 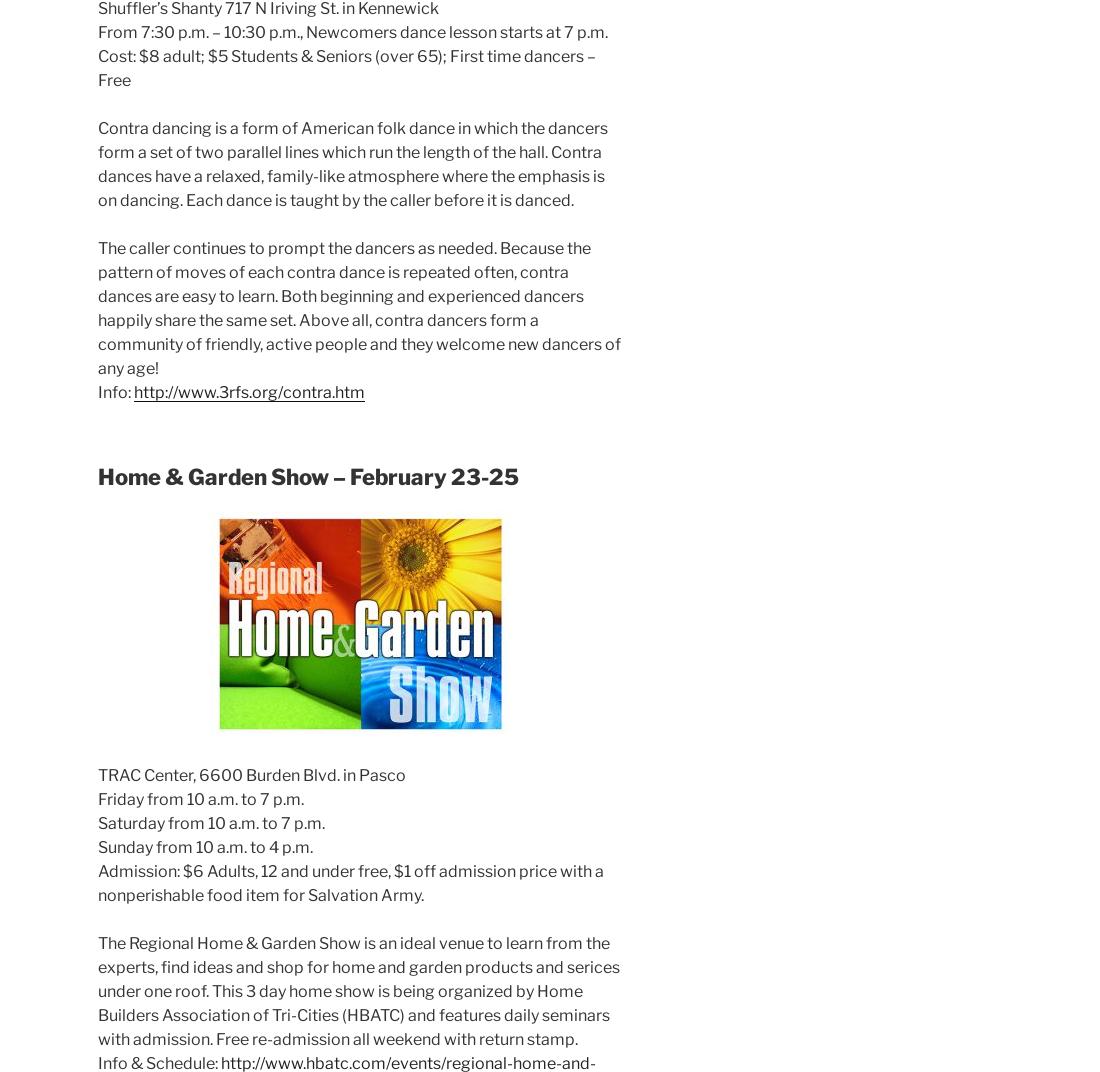 I want to click on 'Friday from 10 a.m. to 7 p.m.', so click(x=199, y=798).